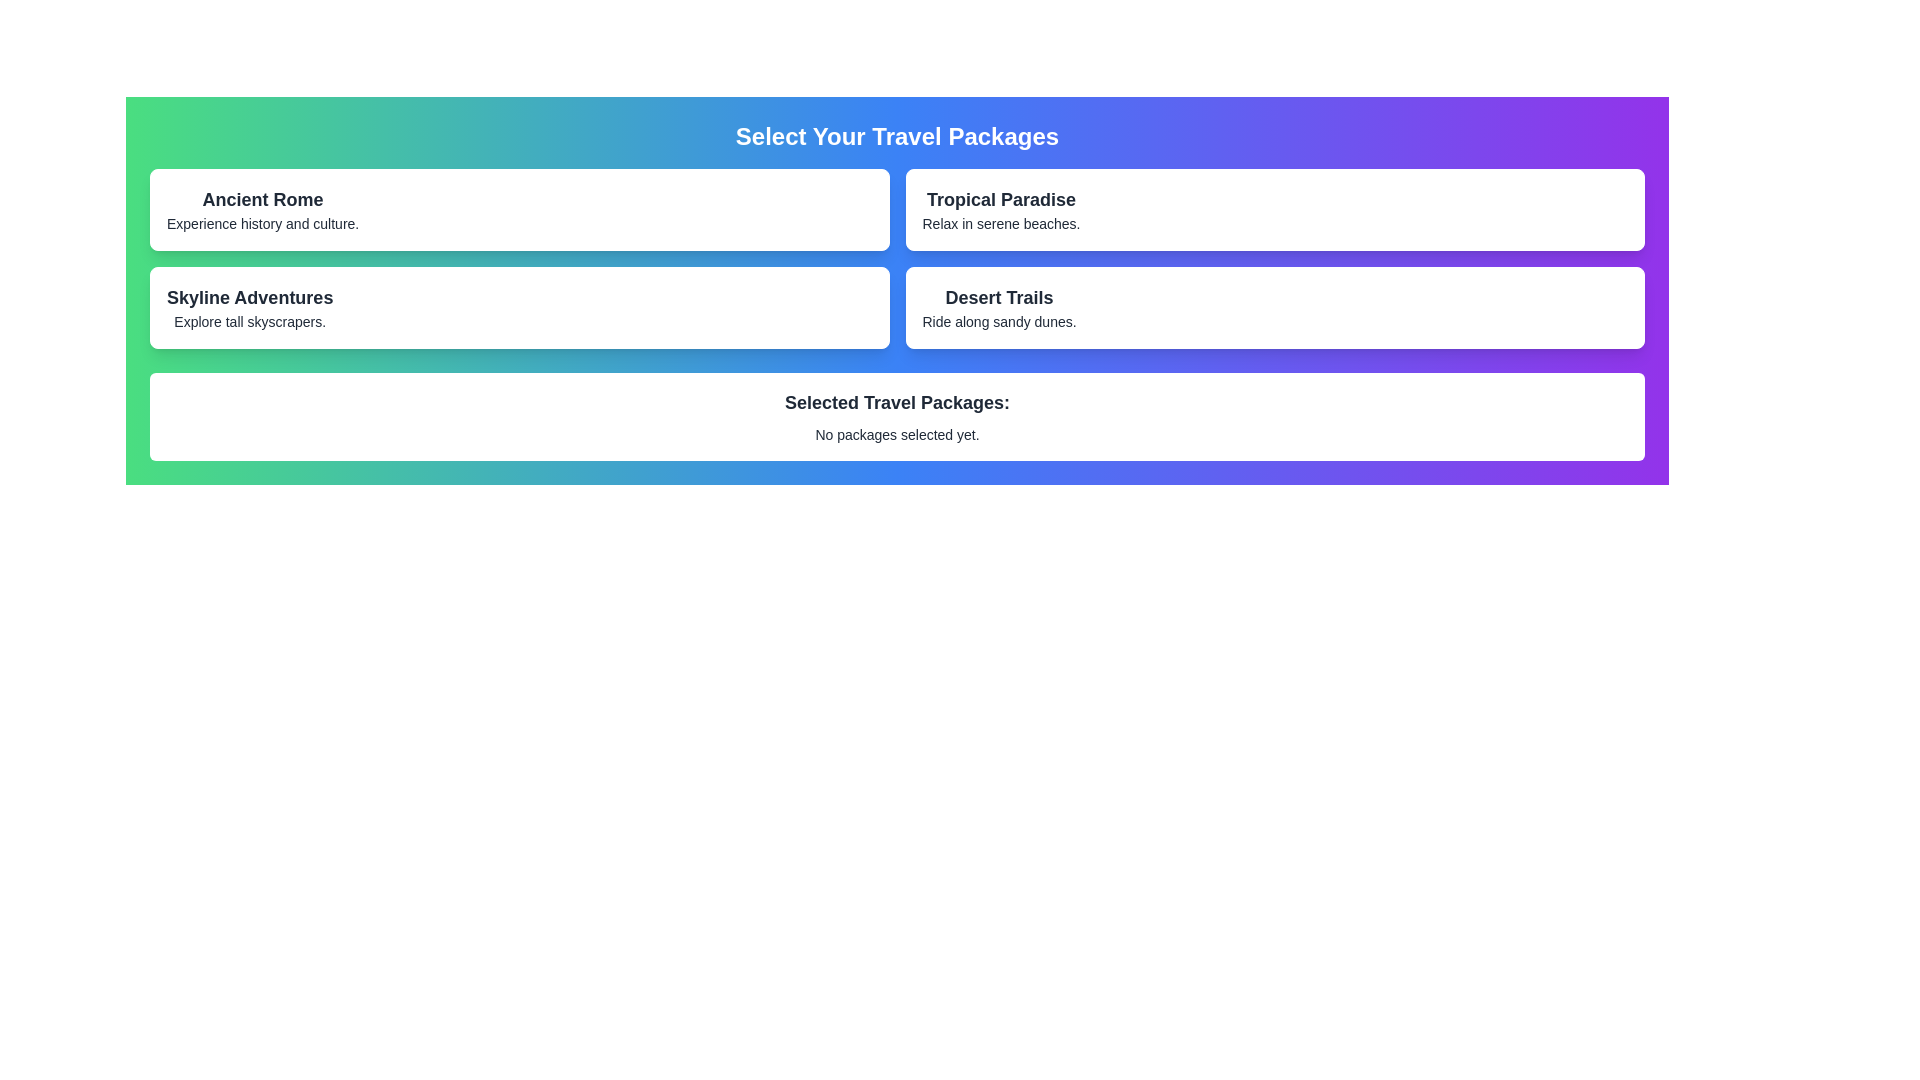 This screenshot has width=1920, height=1080. I want to click on the clickable card labeled 'Tropical Paradise' that contains the description 'Relax in serene beaches.', so click(1274, 209).